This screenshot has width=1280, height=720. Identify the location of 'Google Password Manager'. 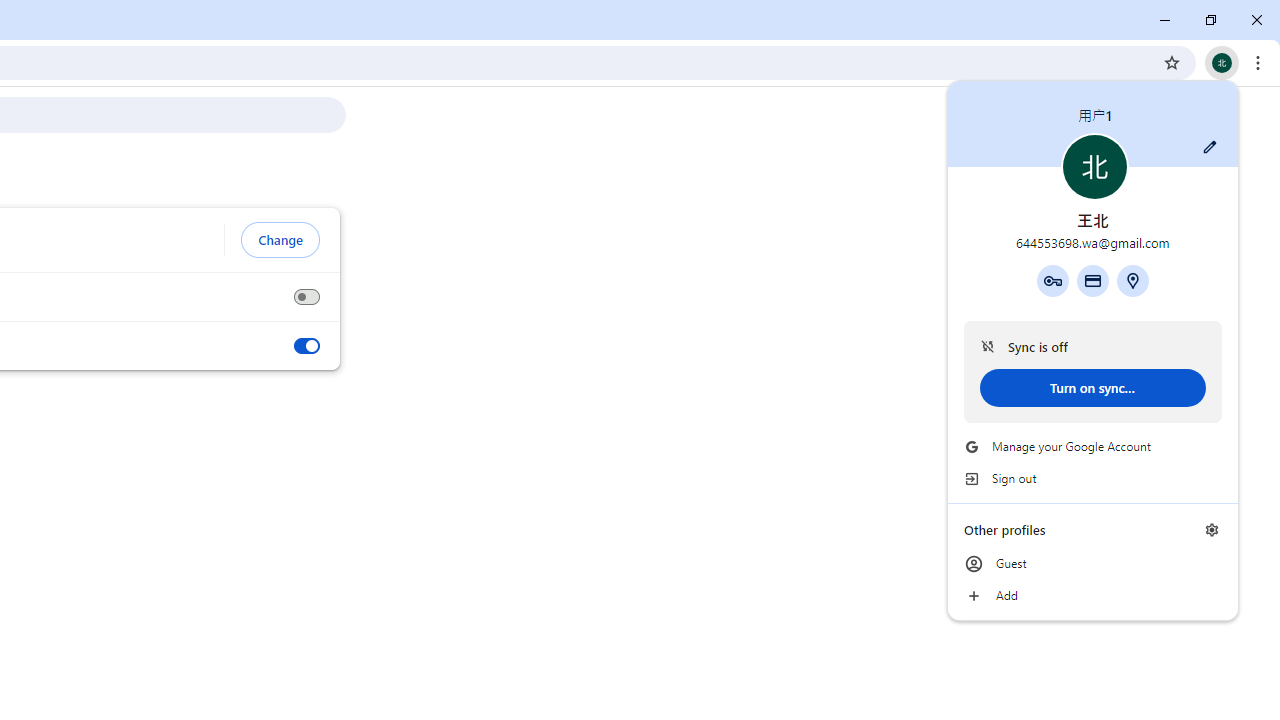
(1051, 280).